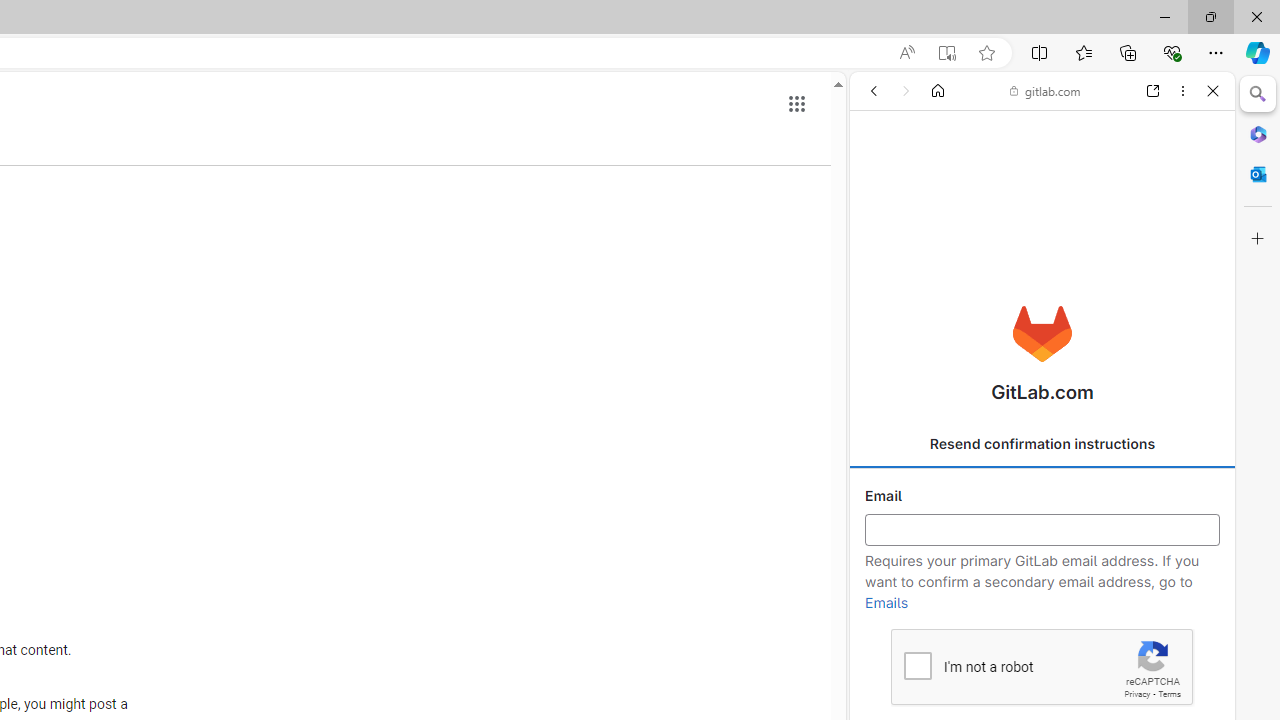  Describe the element at coordinates (935, 227) in the screenshot. I see `'Search Filter, IMAGES'` at that location.